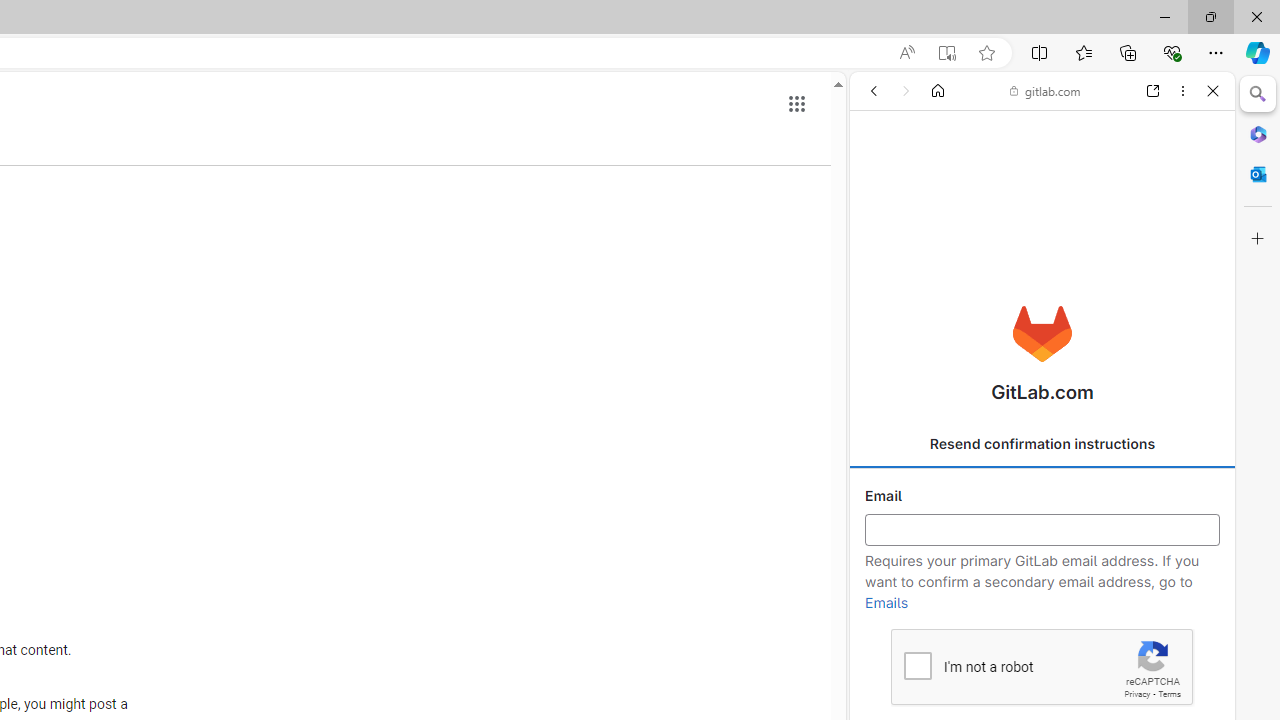  Describe the element at coordinates (935, 227) in the screenshot. I see `'Search Filter, IMAGES'` at that location.